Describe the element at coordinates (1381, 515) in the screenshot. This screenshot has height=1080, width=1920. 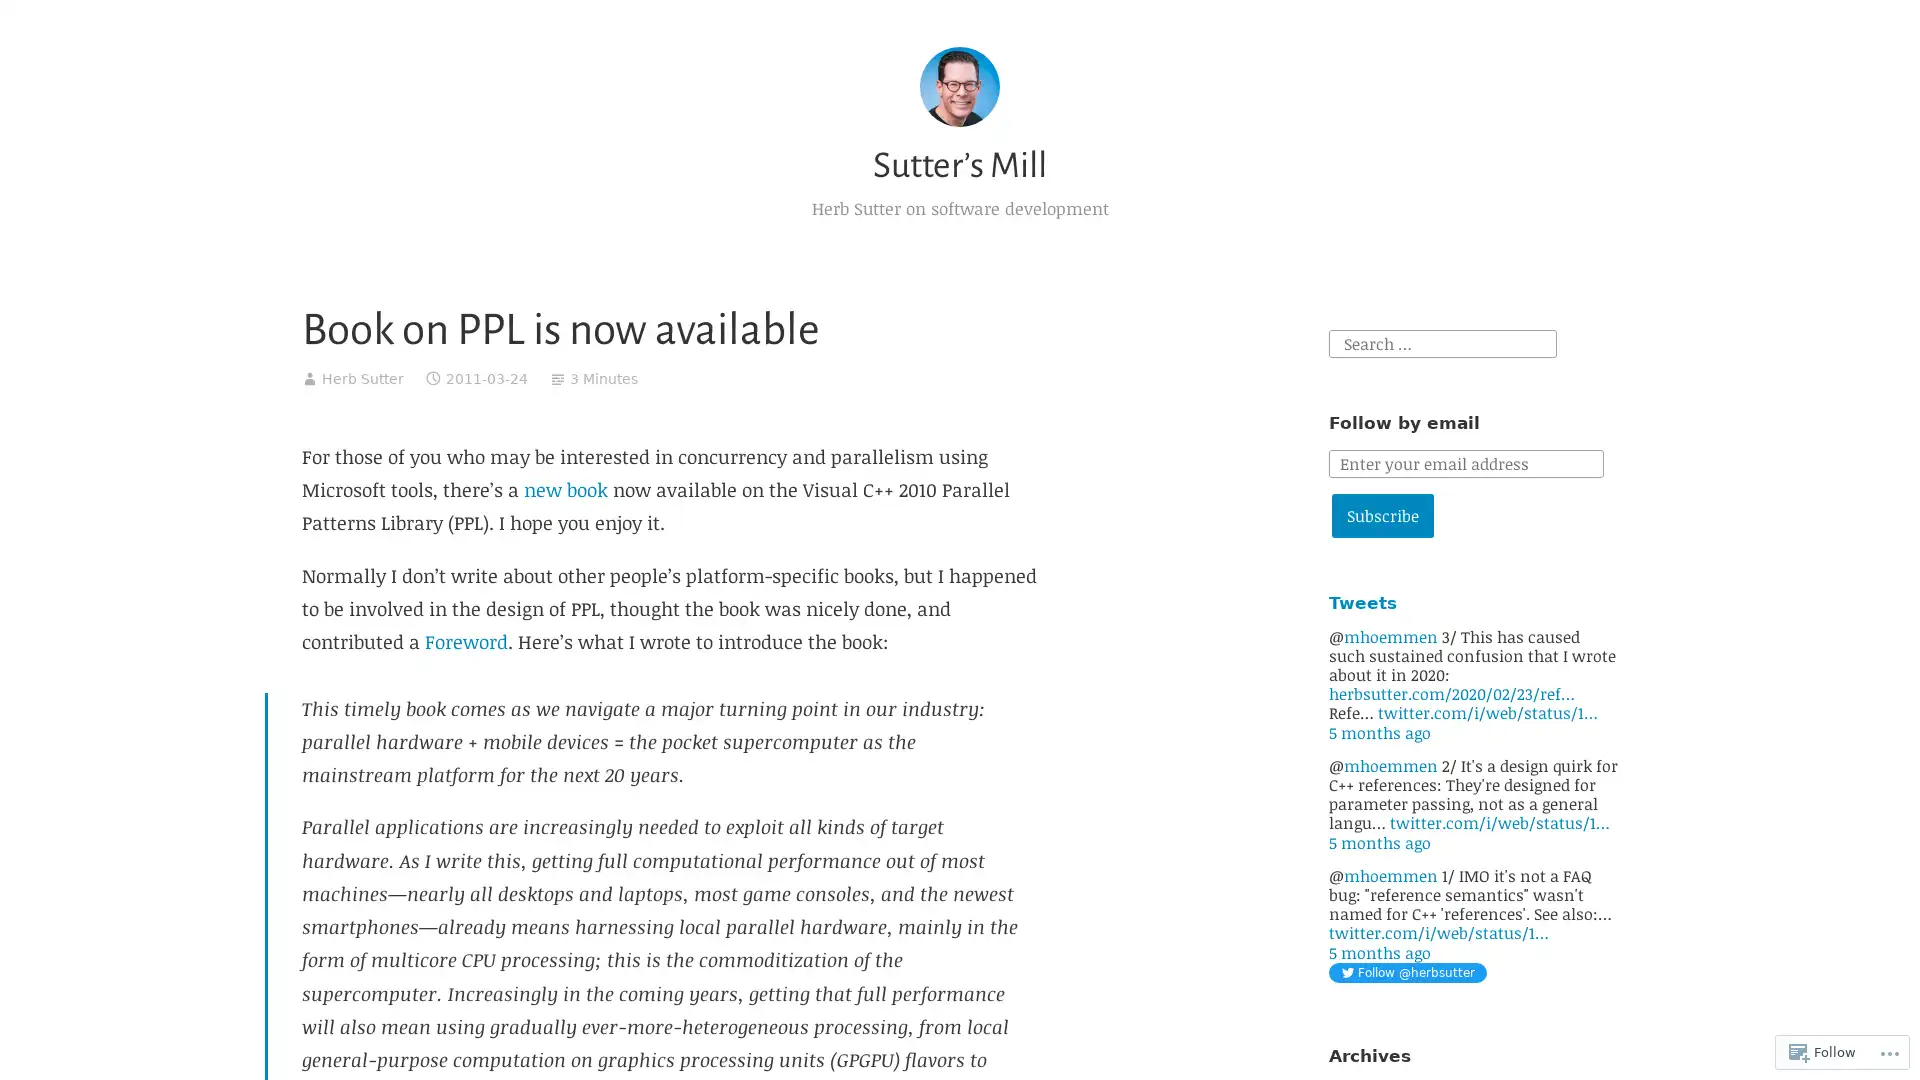
I see `Subscribe` at that location.